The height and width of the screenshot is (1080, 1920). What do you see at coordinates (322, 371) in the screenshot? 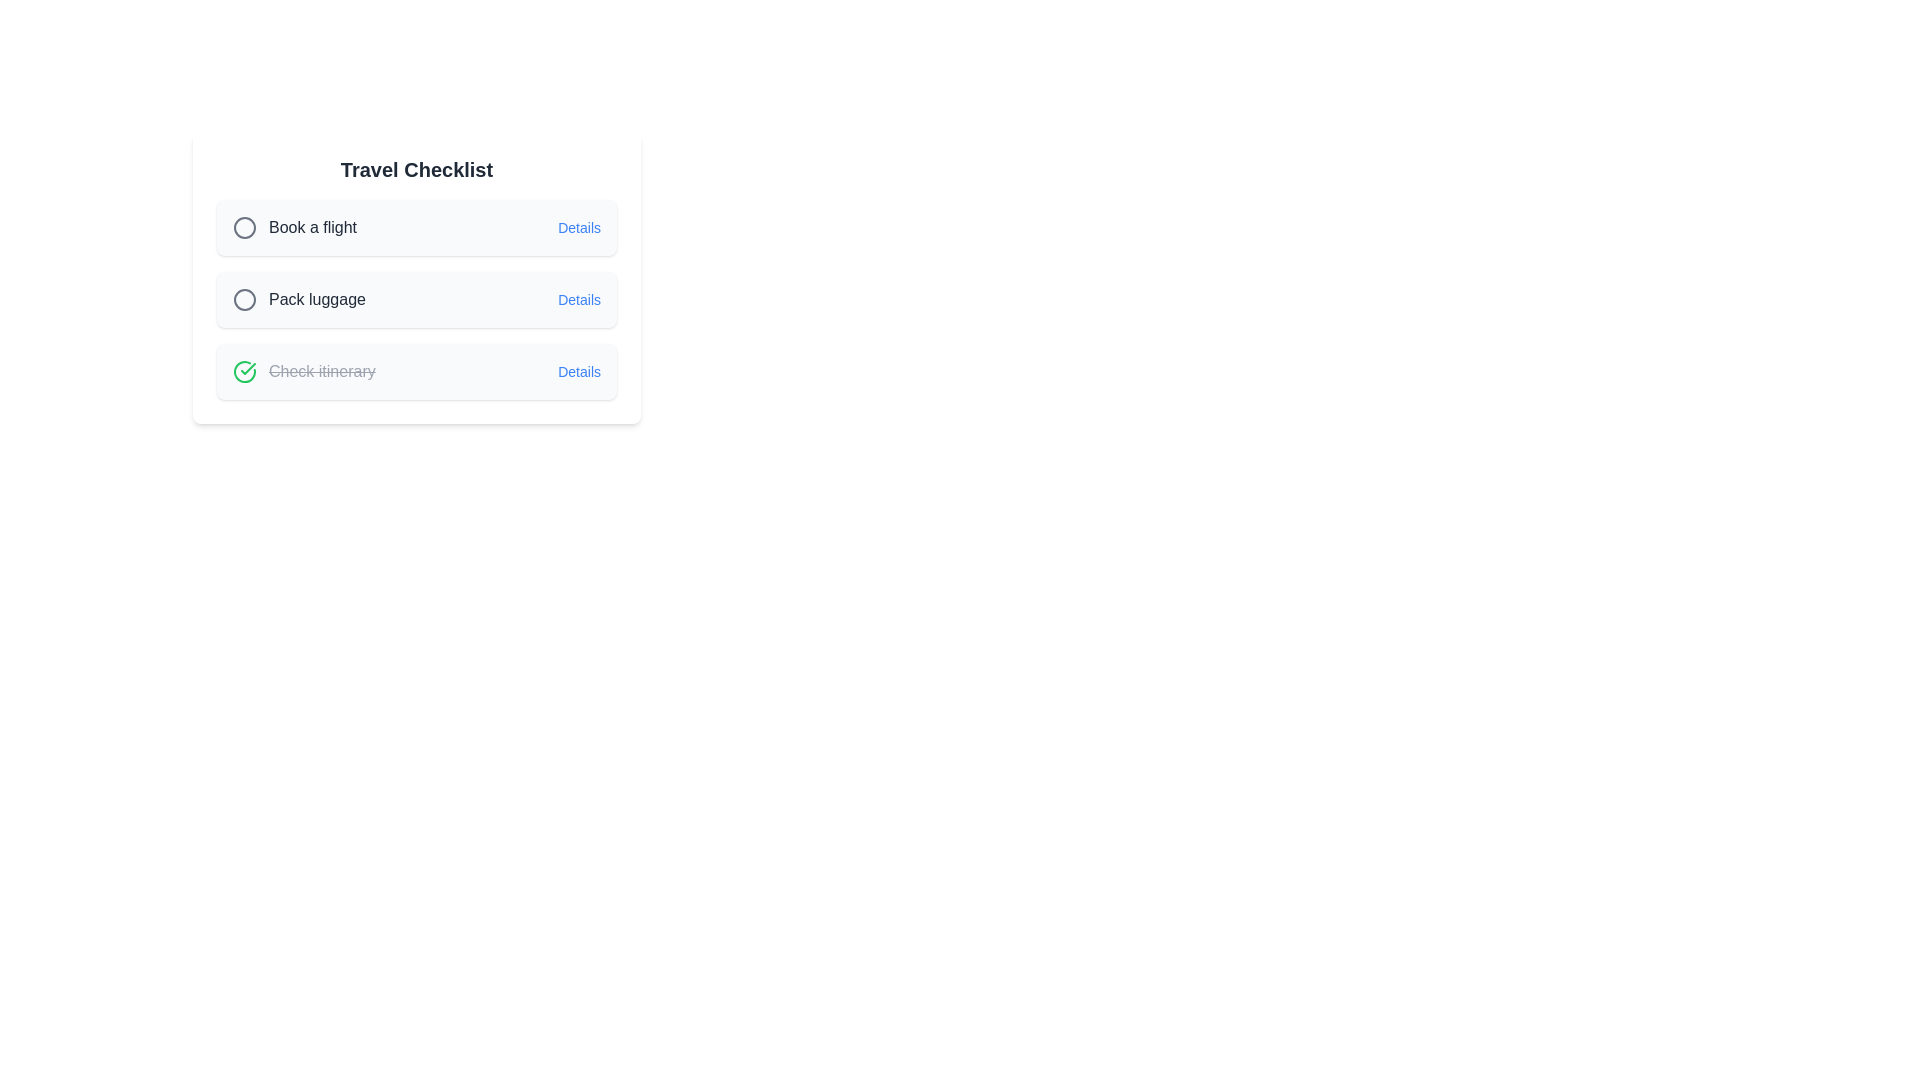
I see `the 'Check itinerary' text in the third row of the travel checklist` at bounding box center [322, 371].